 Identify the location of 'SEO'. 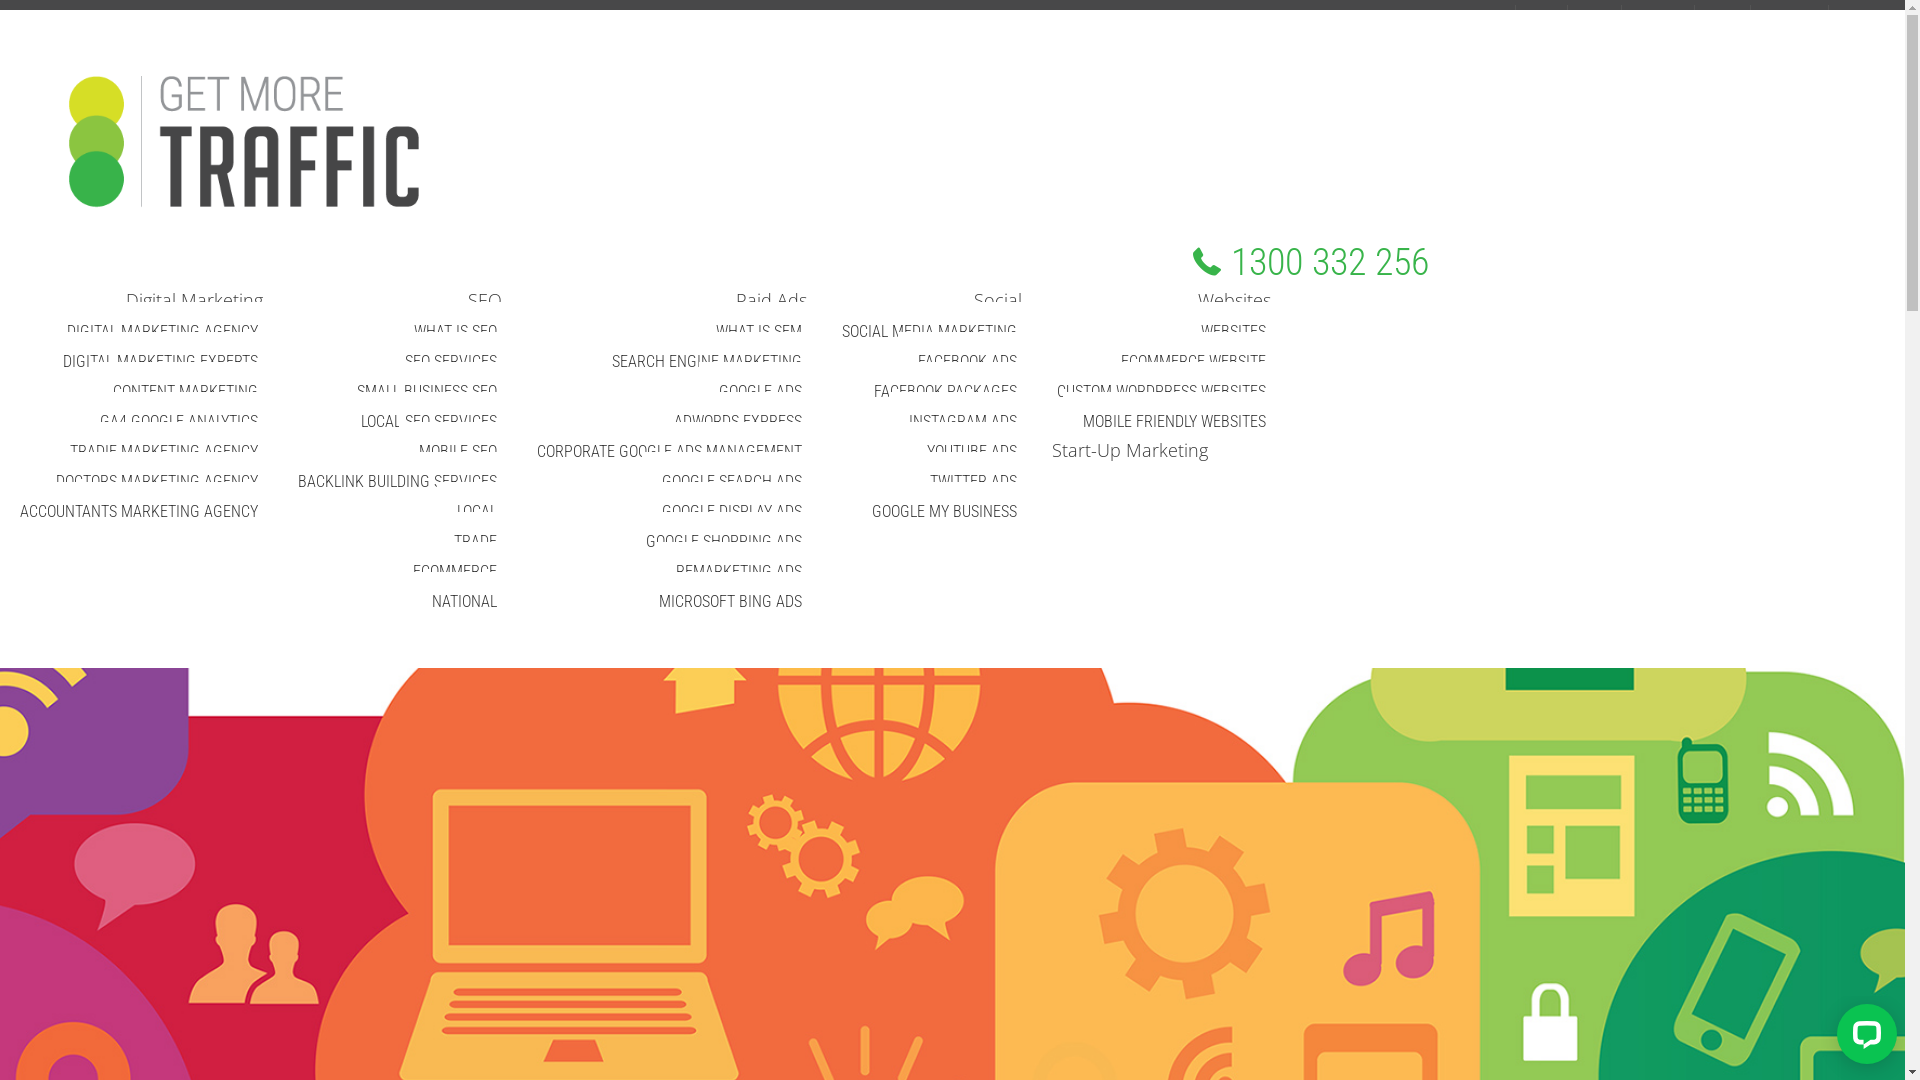
(484, 300).